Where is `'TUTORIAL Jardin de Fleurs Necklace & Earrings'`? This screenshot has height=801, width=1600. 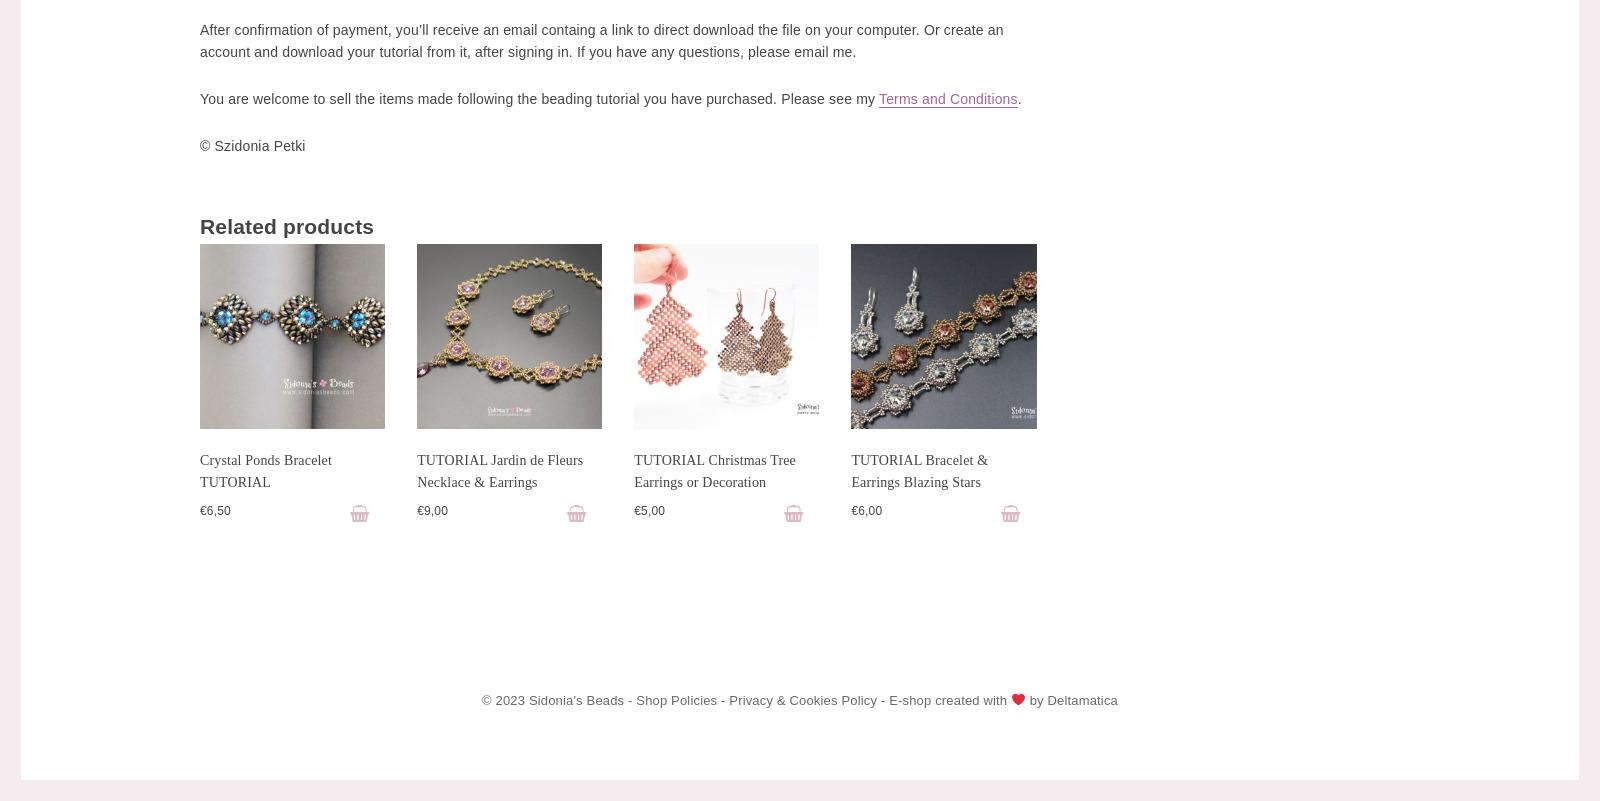
'TUTORIAL Jardin de Fleurs Necklace & Earrings' is located at coordinates (415, 470).